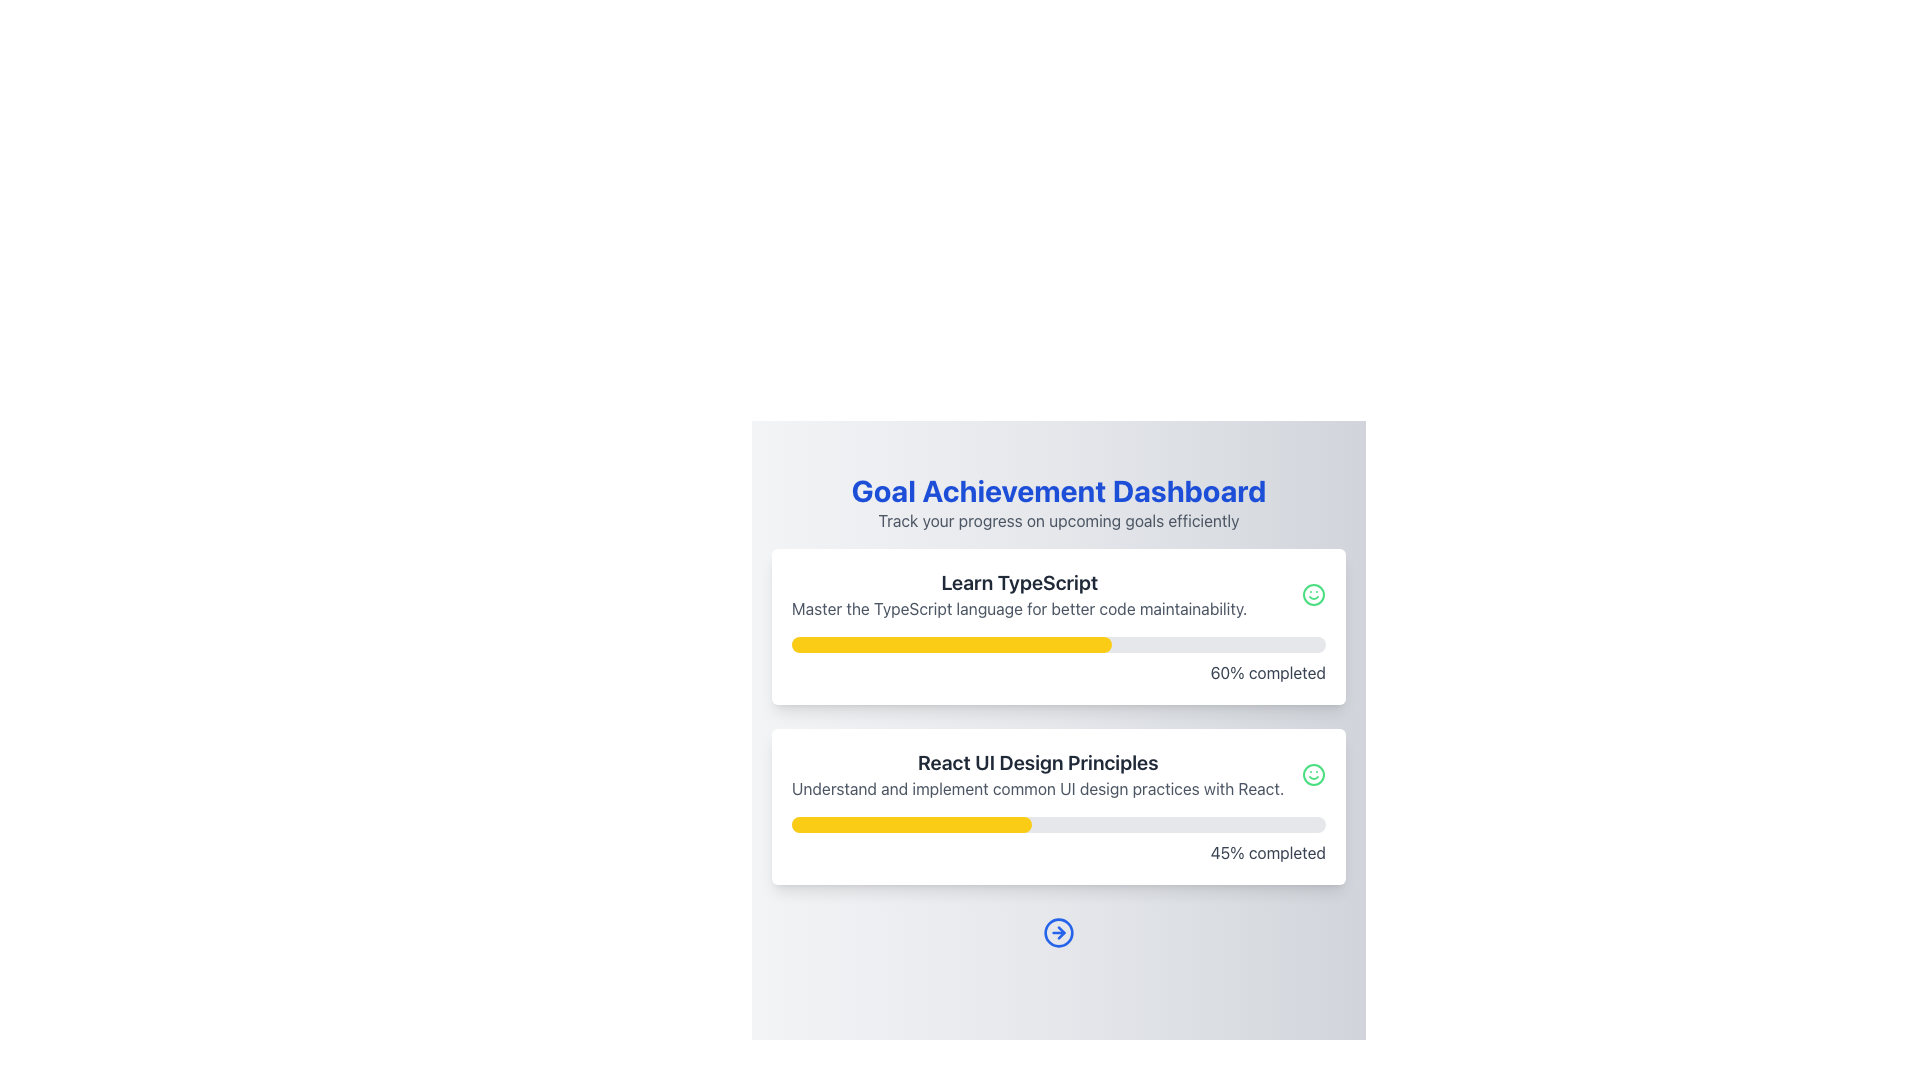 The width and height of the screenshot is (1920, 1080). I want to click on the progress bar that indicates 45% completion, located within the 'React UI Design Principles' card, below the 'Learn TypeScript' card, so click(1058, 840).